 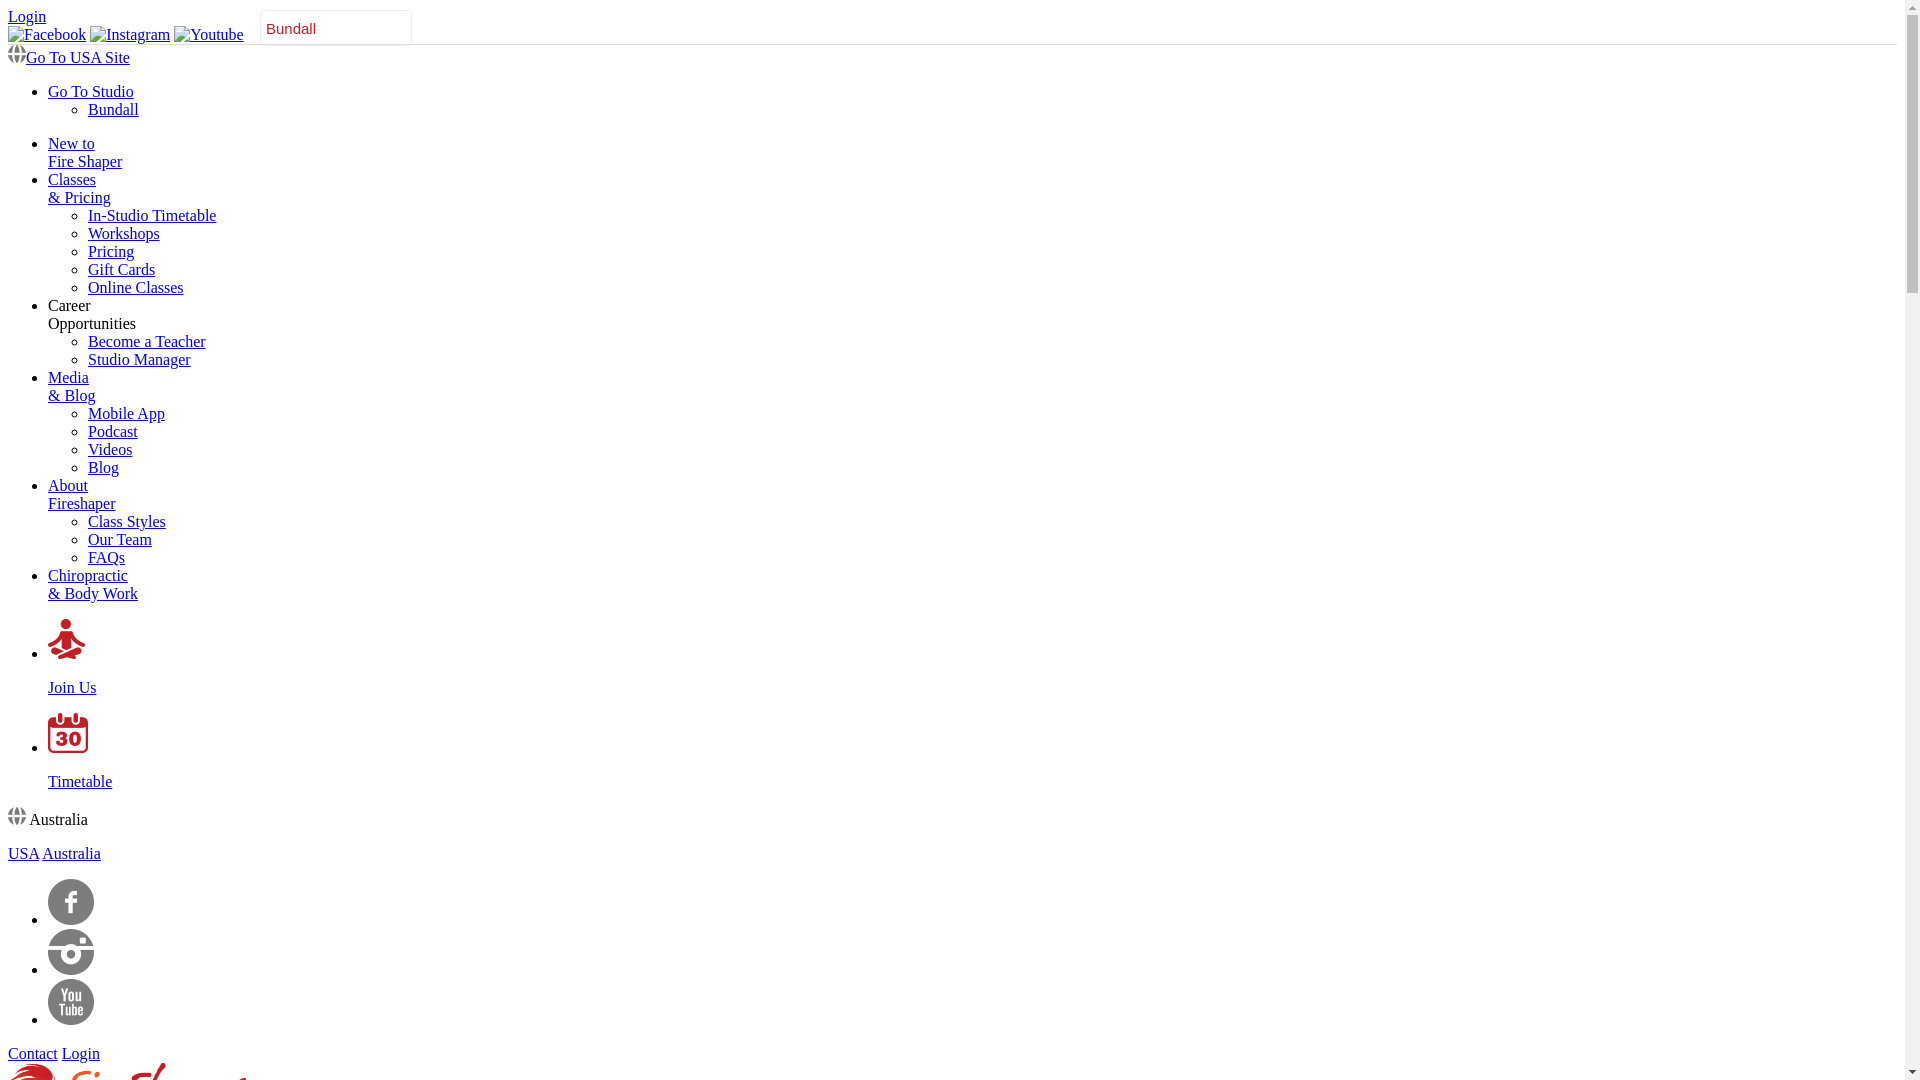 What do you see at coordinates (8, 1052) in the screenshot?
I see `'Contact'` at bounding box center [8, 1052].